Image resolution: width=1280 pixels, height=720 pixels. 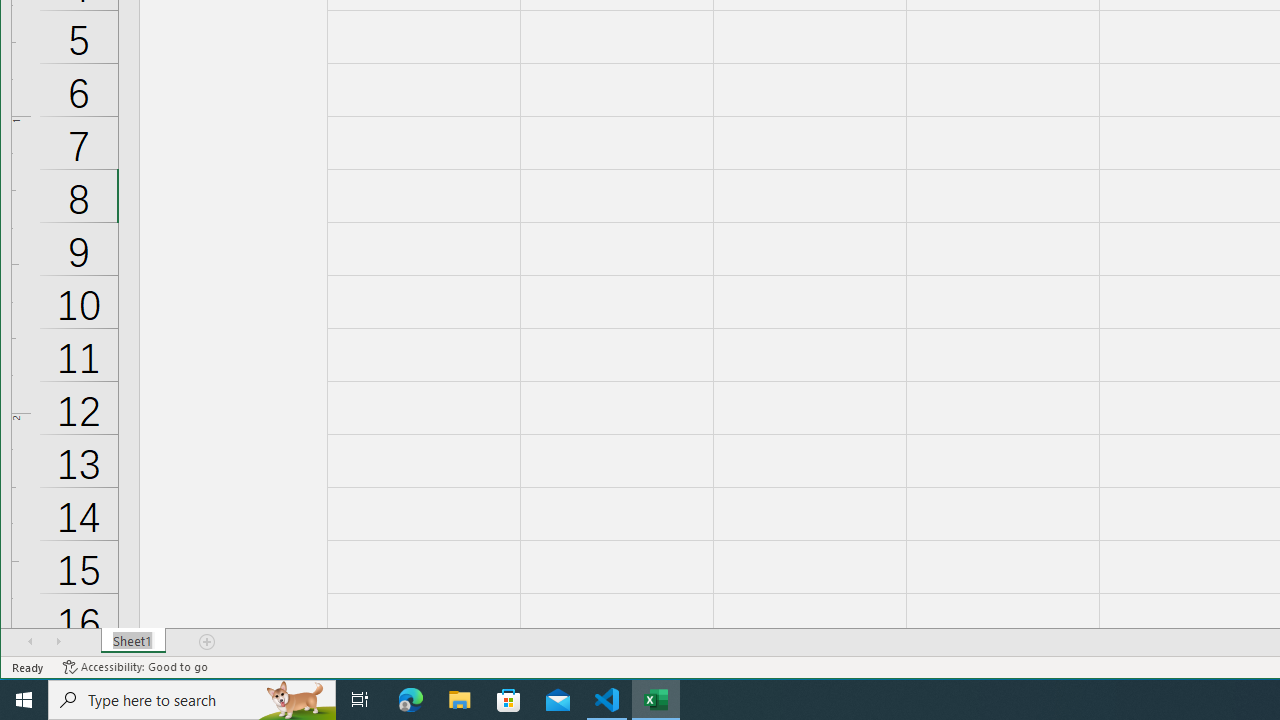 What do you see at coordinates (459, 698) in the screenshot?
I see `'File Explorer'` at bounding box center [459, 698].